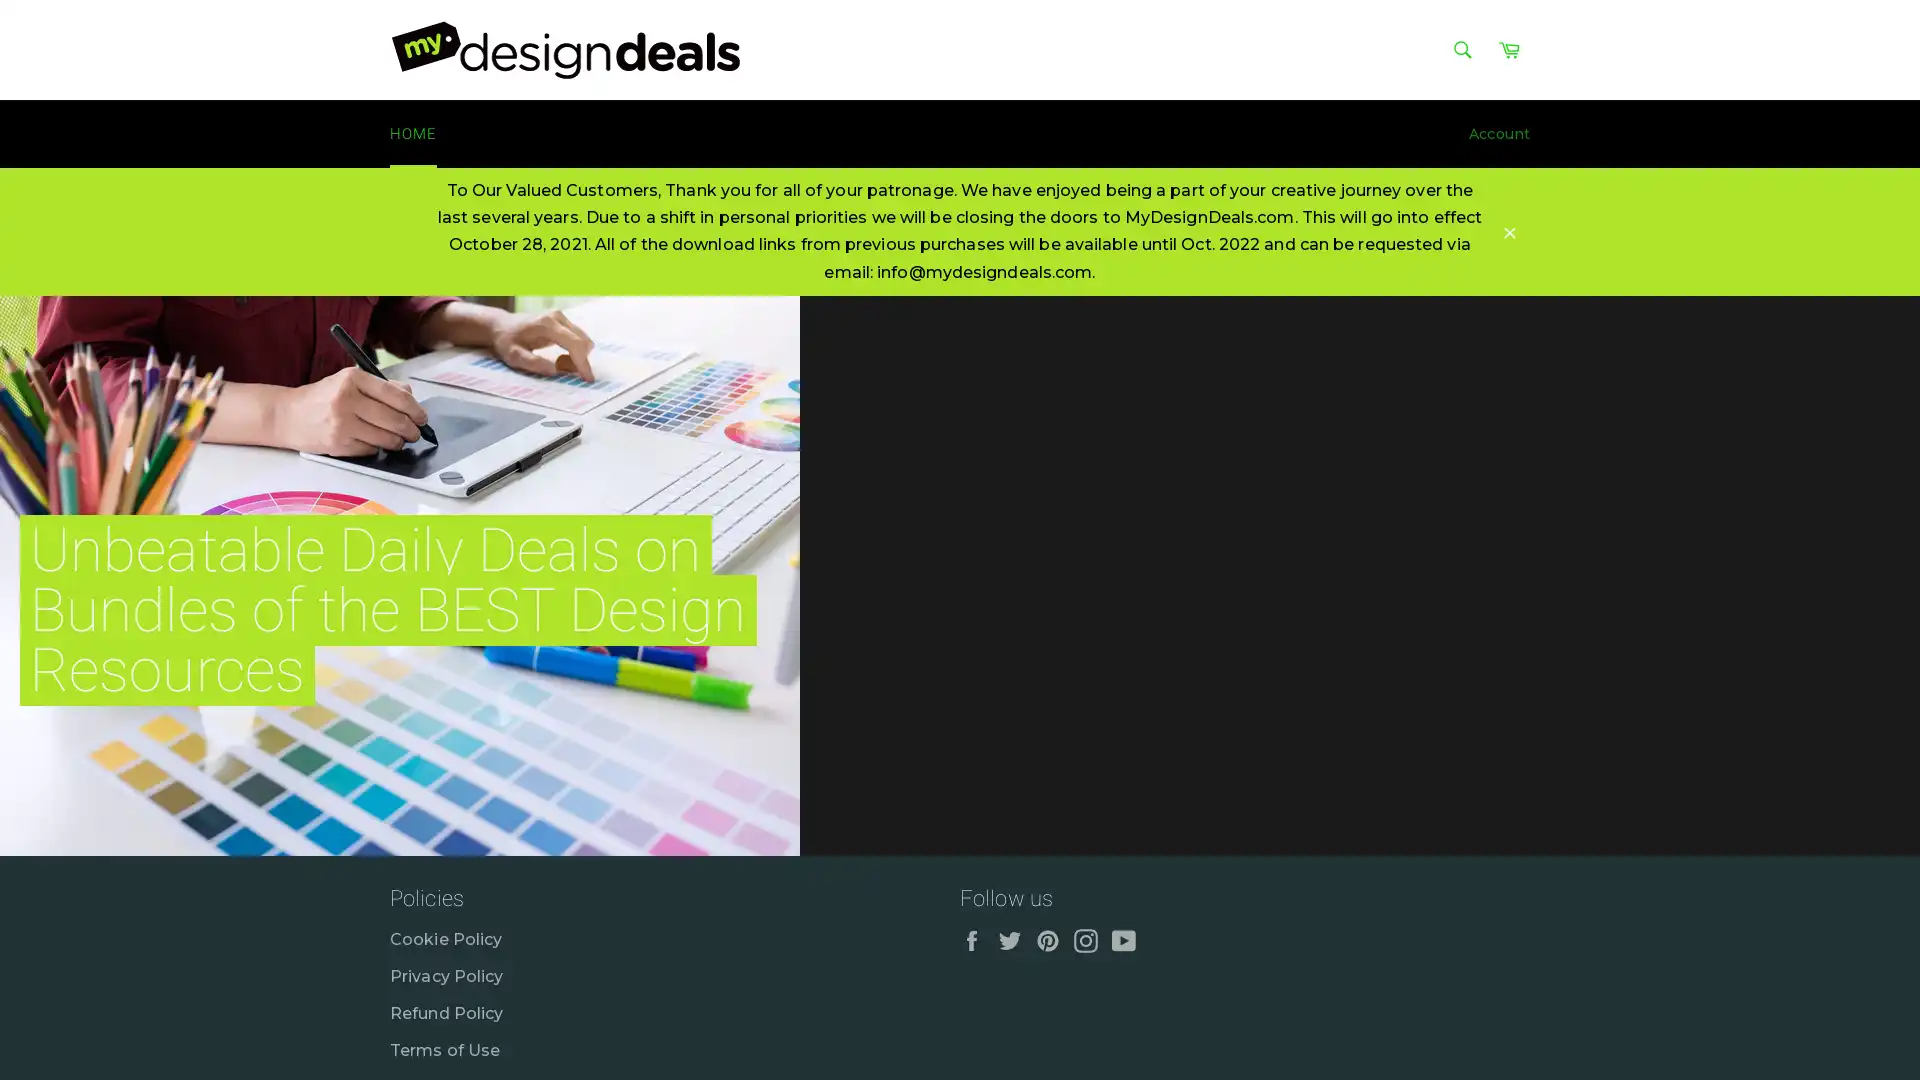  What do you see at coordinates (1510, 230) in the screenshot?
I see `Close` at bounding box center [1510, 230].